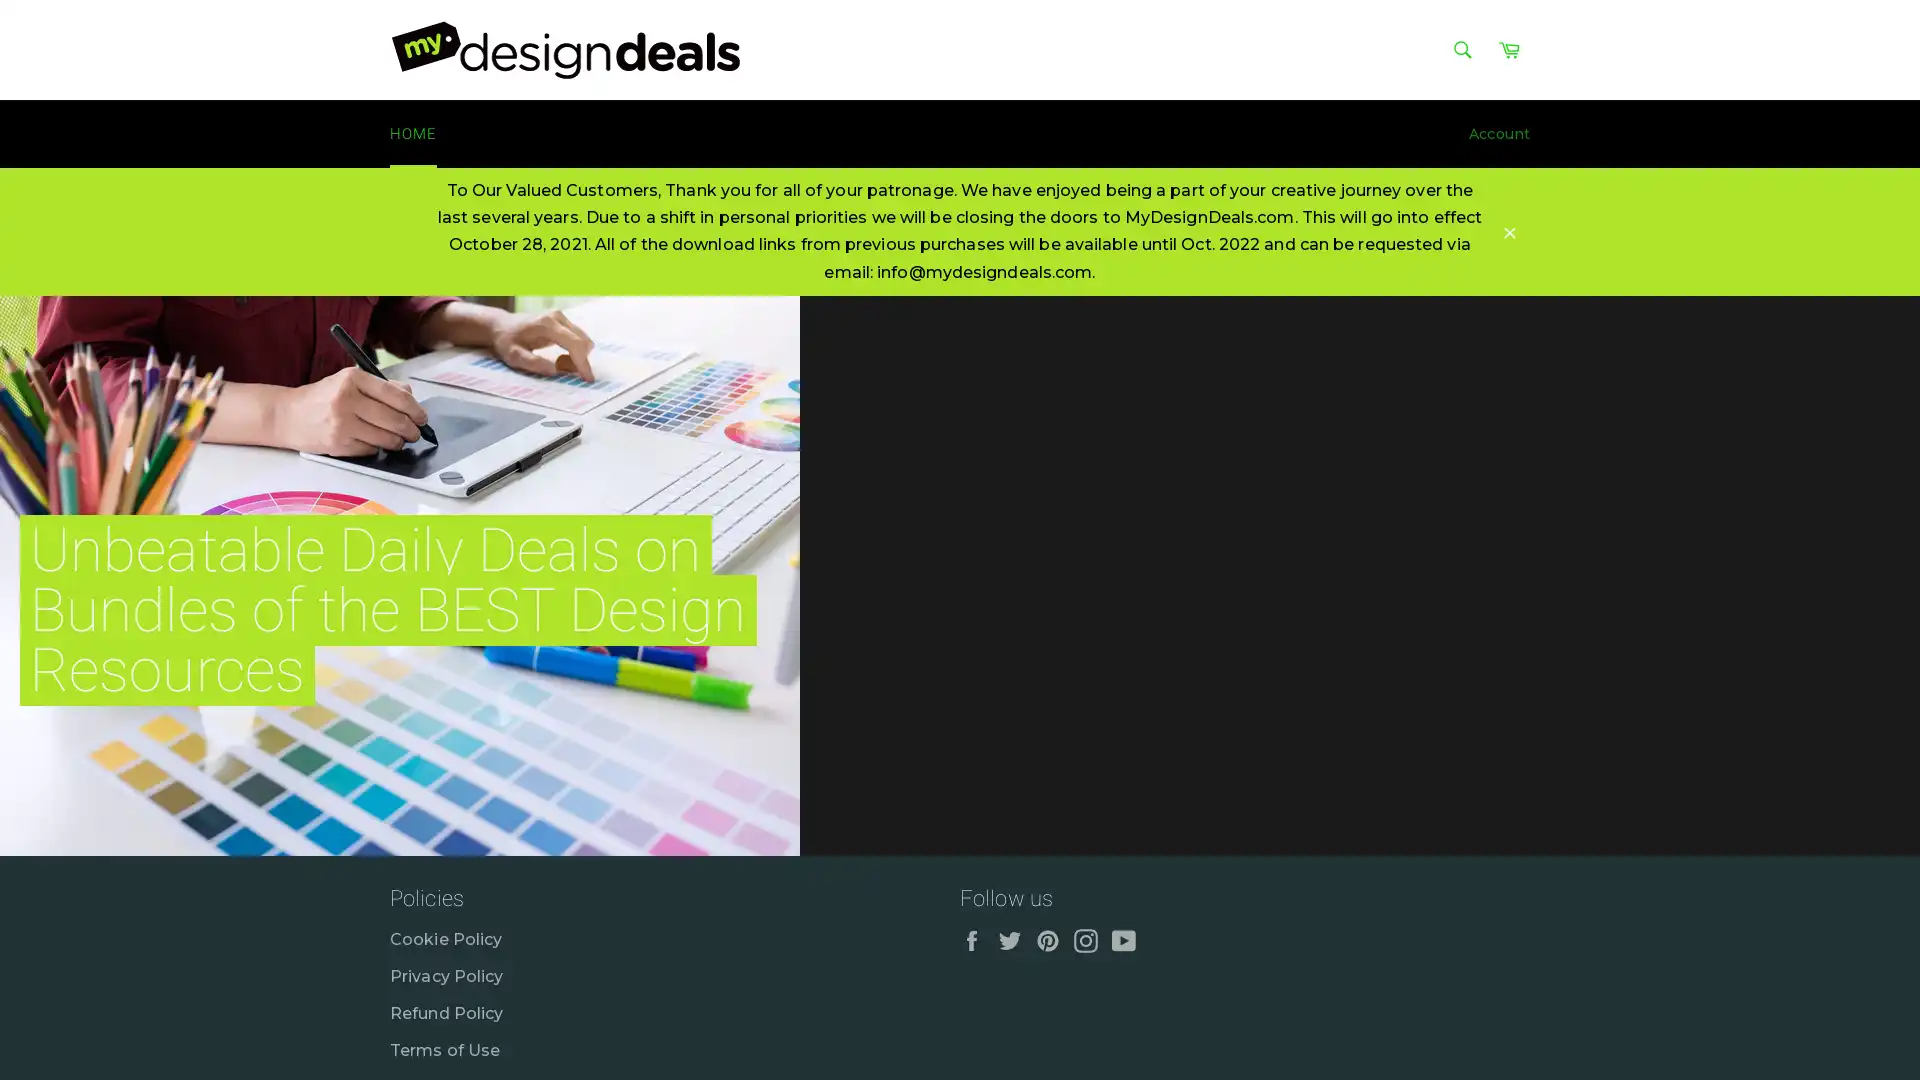  What do you see at coordinates (1510, 230) in the screenshot?
I see `Close` at bounding box center [1510, 230].